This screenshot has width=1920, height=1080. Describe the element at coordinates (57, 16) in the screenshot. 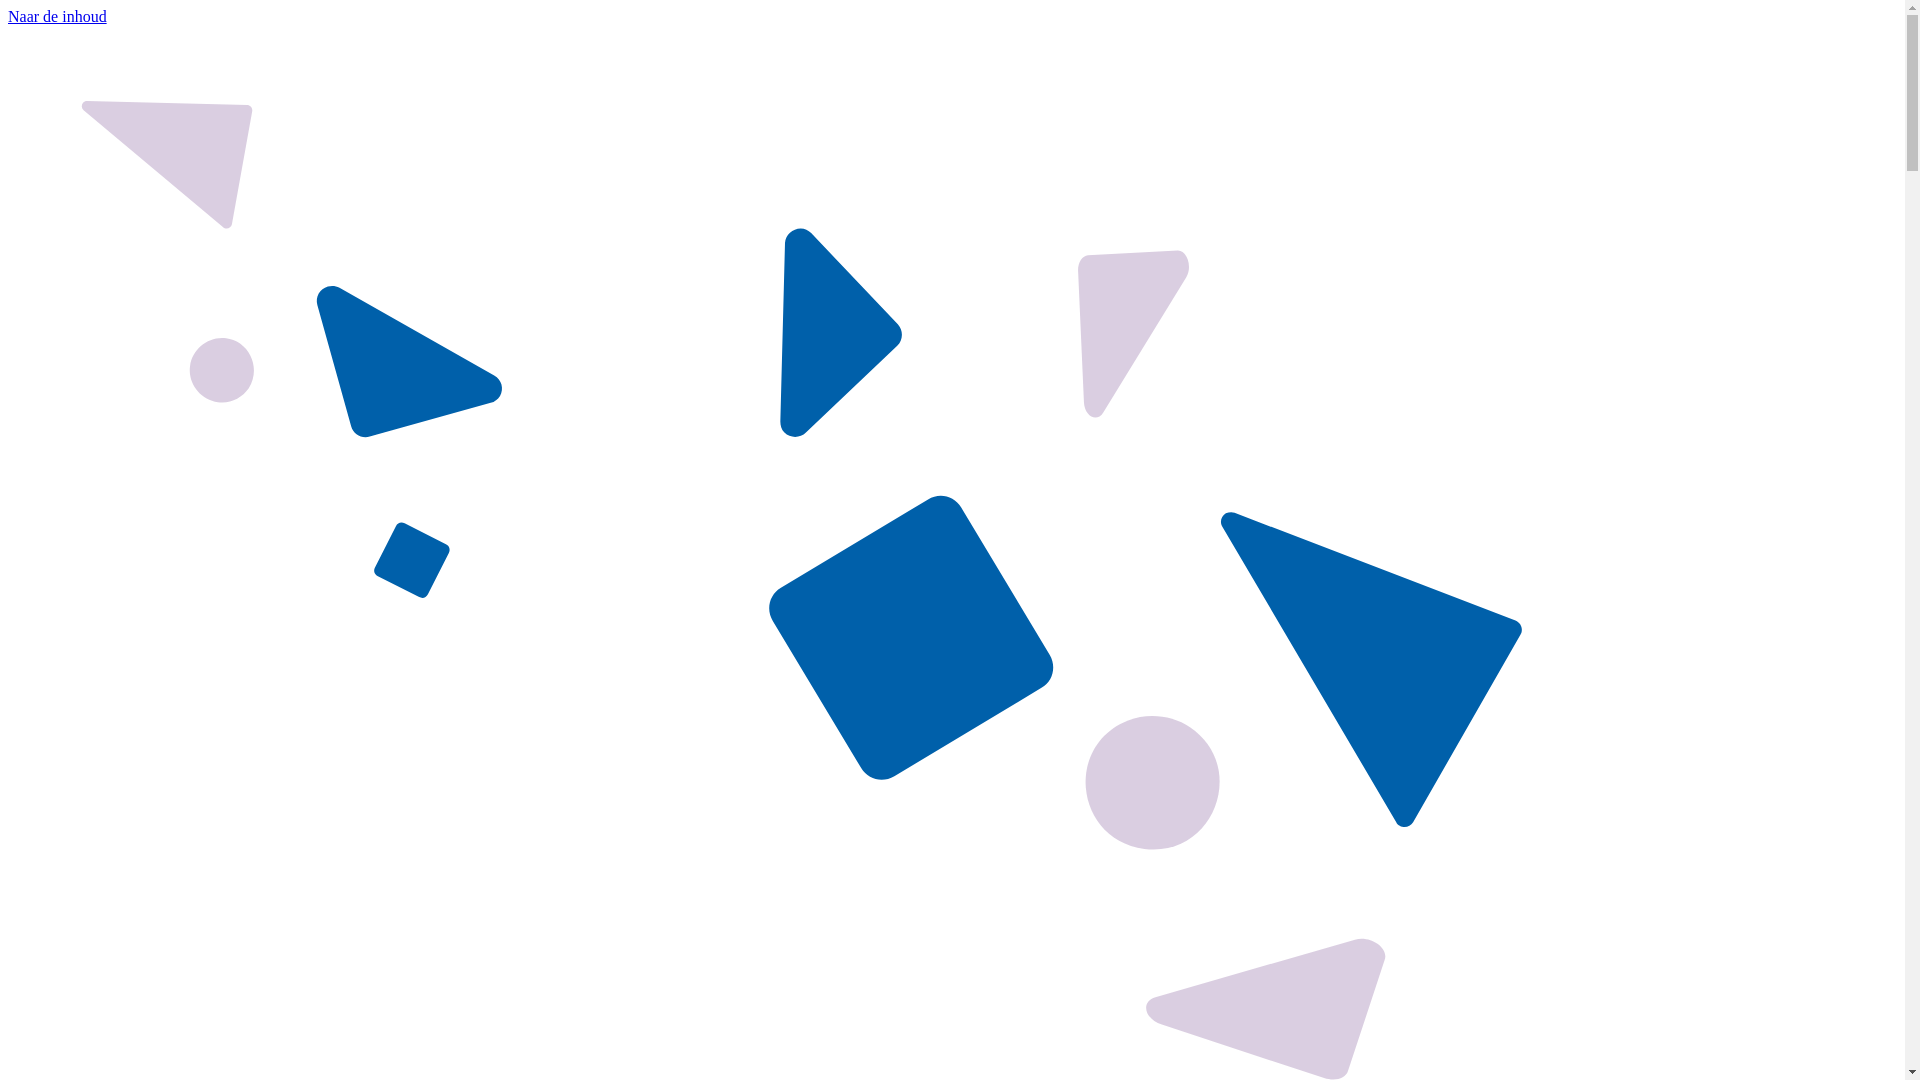

I see `'Naar de inhoud'` at that location.